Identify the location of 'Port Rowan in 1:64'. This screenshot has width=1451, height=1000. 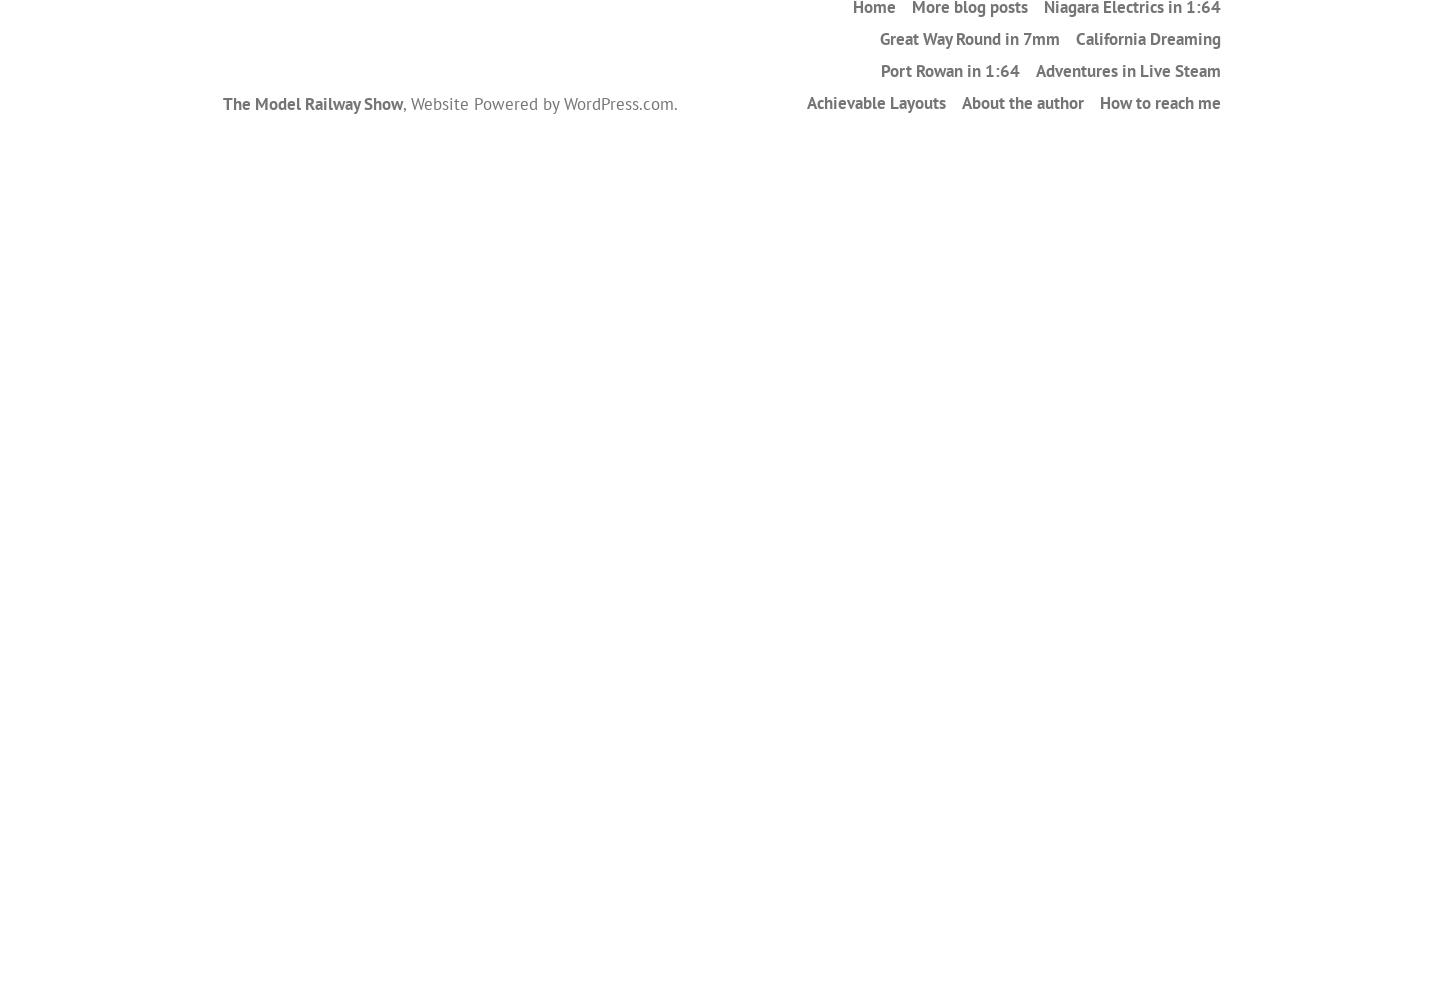
(880, 69).